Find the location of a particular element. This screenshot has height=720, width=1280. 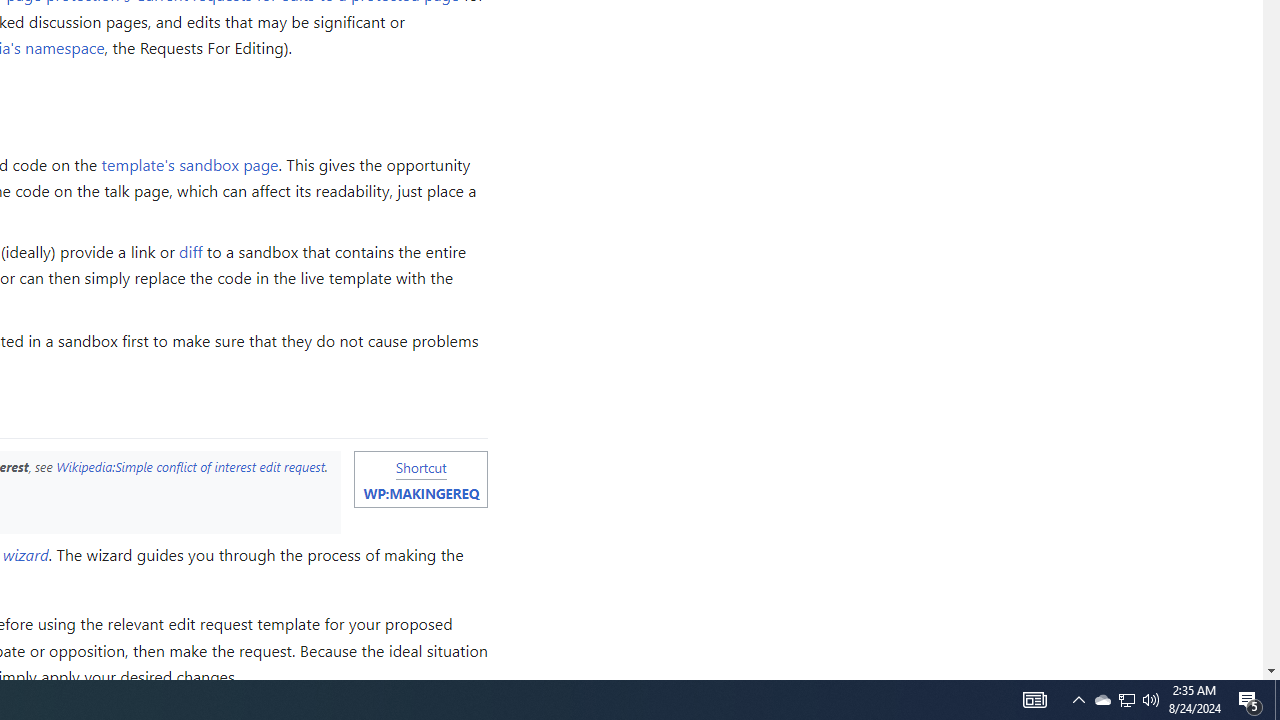

'WP:MAKINGEREQ' is located at coordinates (420, 493).